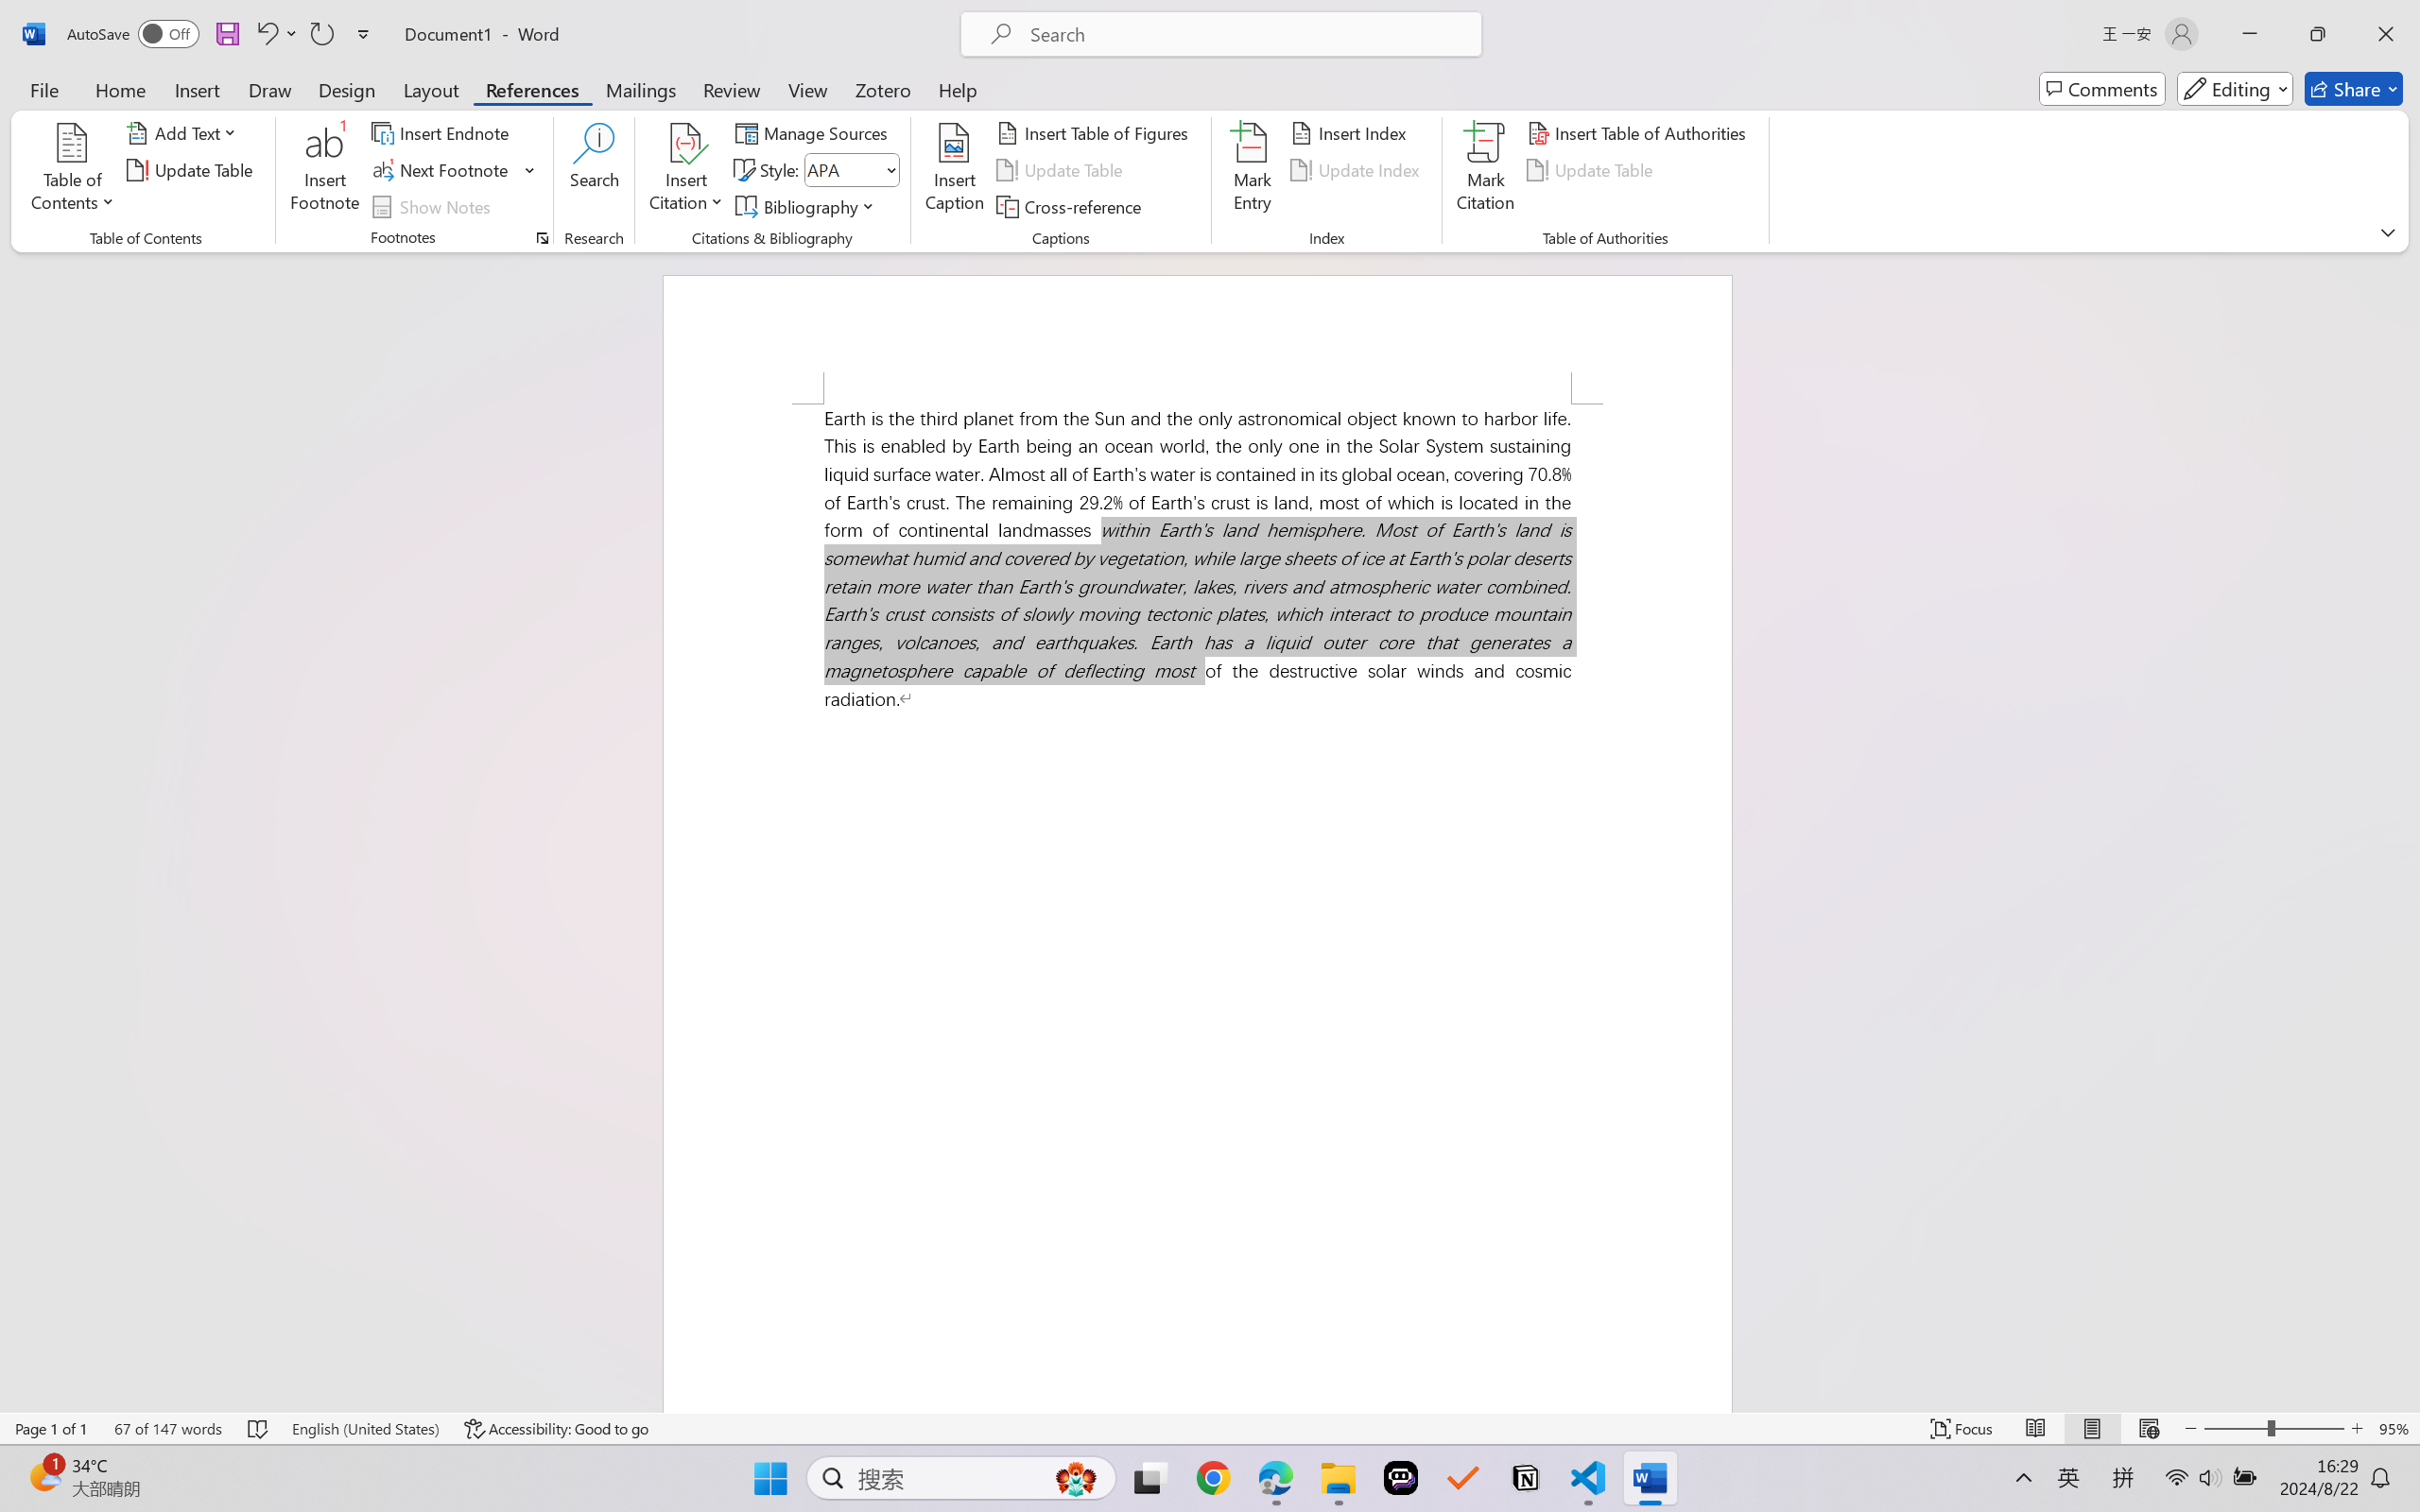 The height and width of the screenshot is (1512, 2420). I want to click on 'Style', so click(851, 170).